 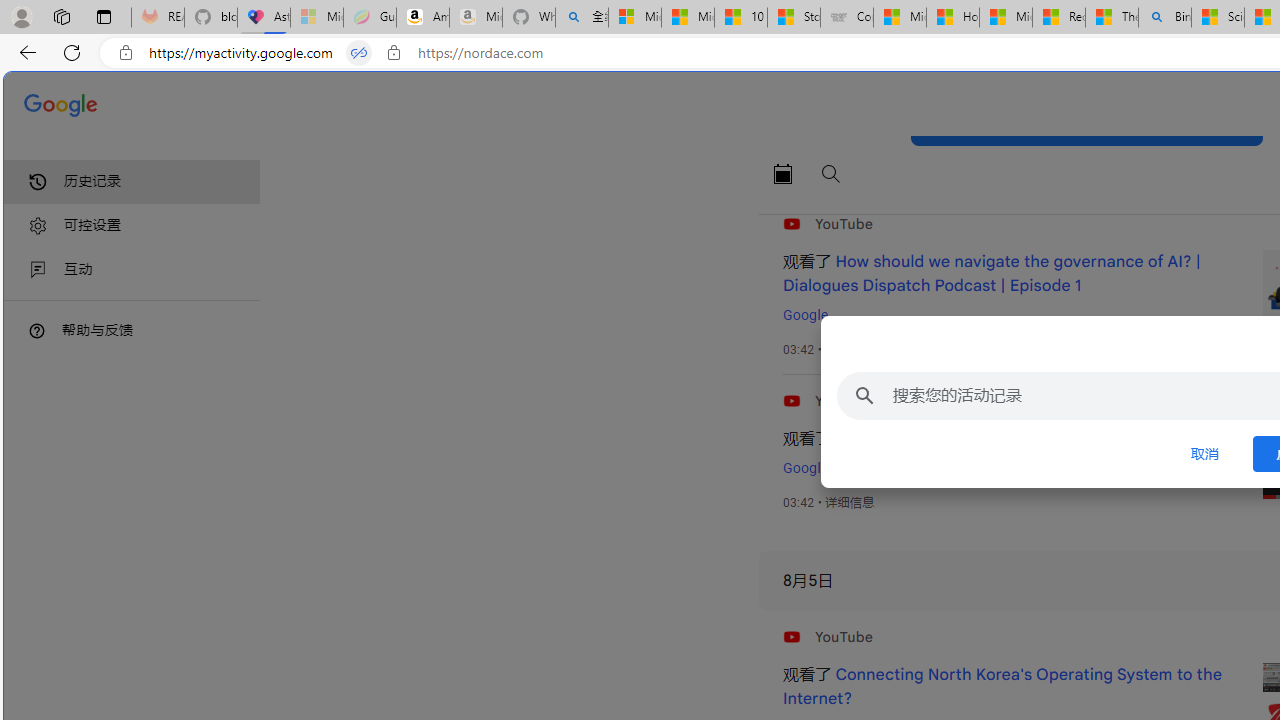 What do you see at coordinates (1002, 686) in the screenshot?
I see `'Connecting North Korea'` at bounding box center [1002, 686].